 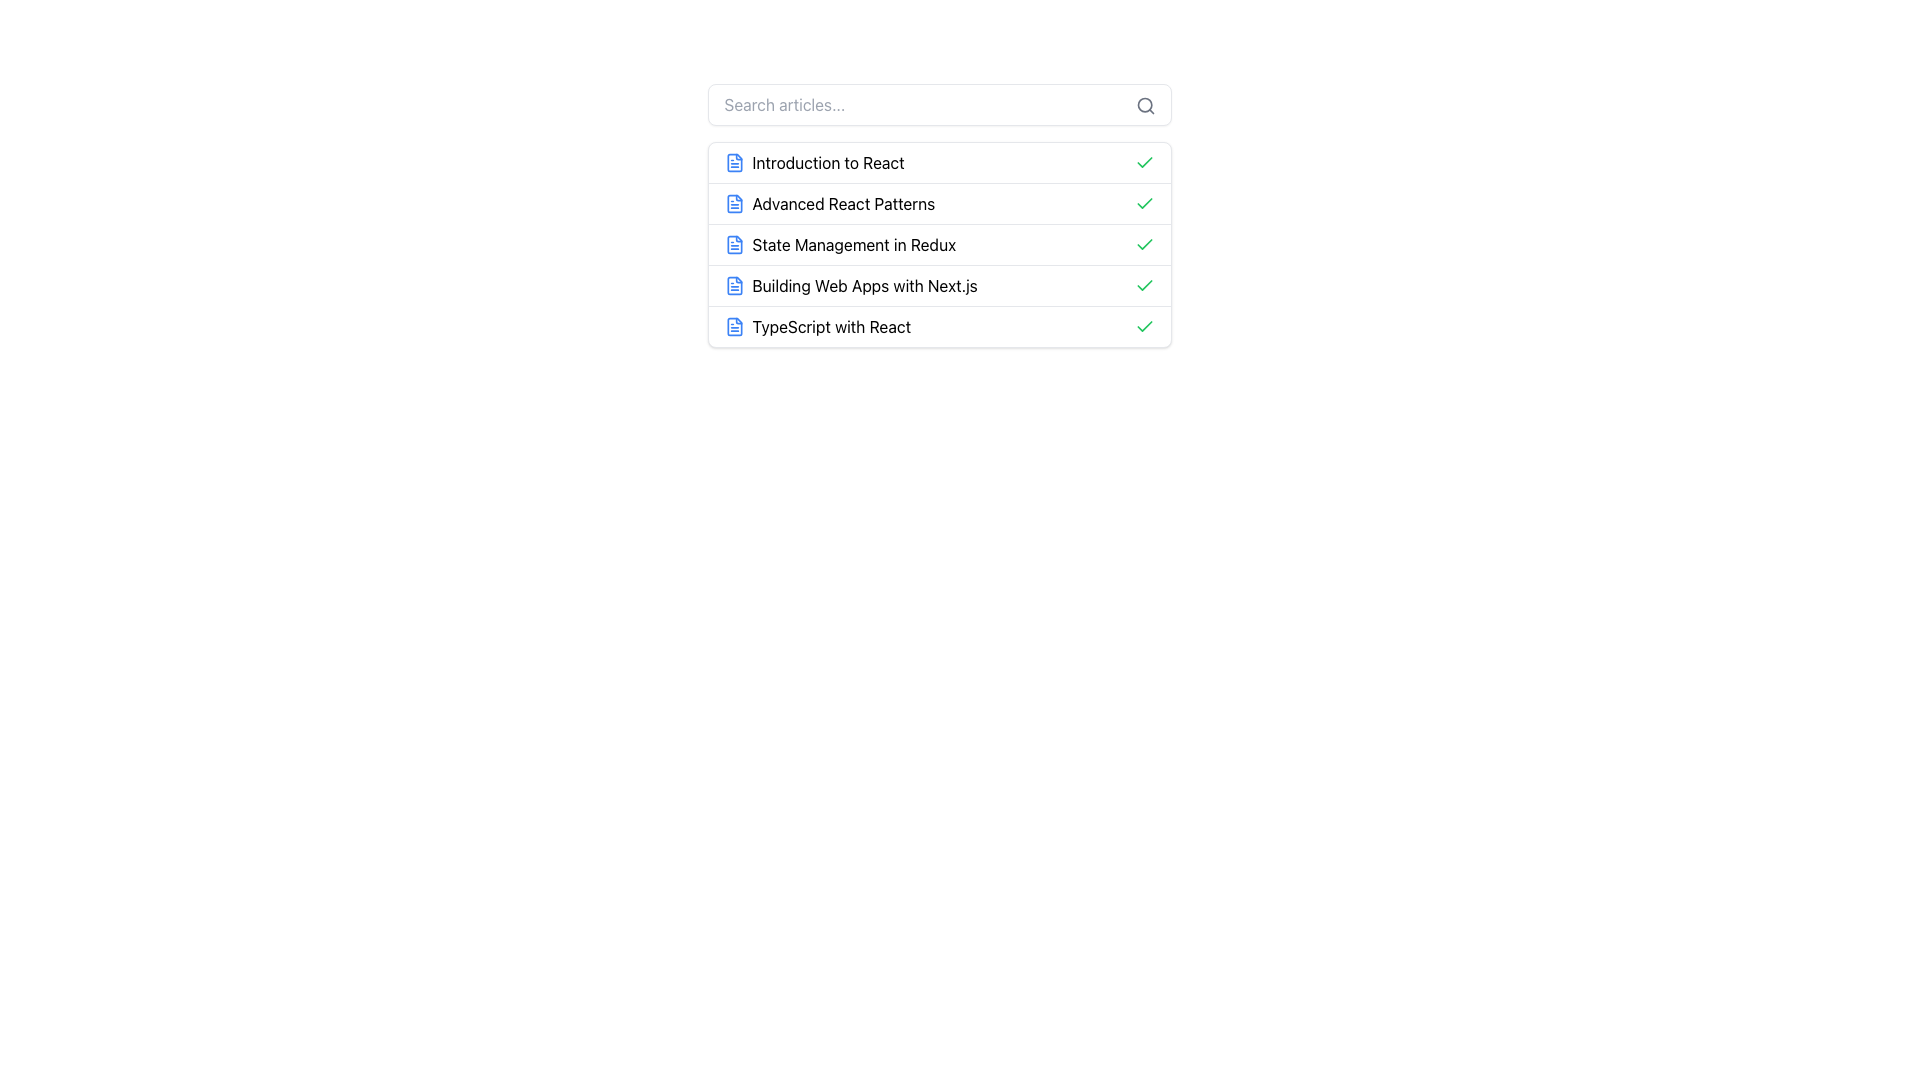 I want to click on the checkmark icon indicating the completion status of 'Building Web Apps with Next.js', so click(x=1144, y=285).